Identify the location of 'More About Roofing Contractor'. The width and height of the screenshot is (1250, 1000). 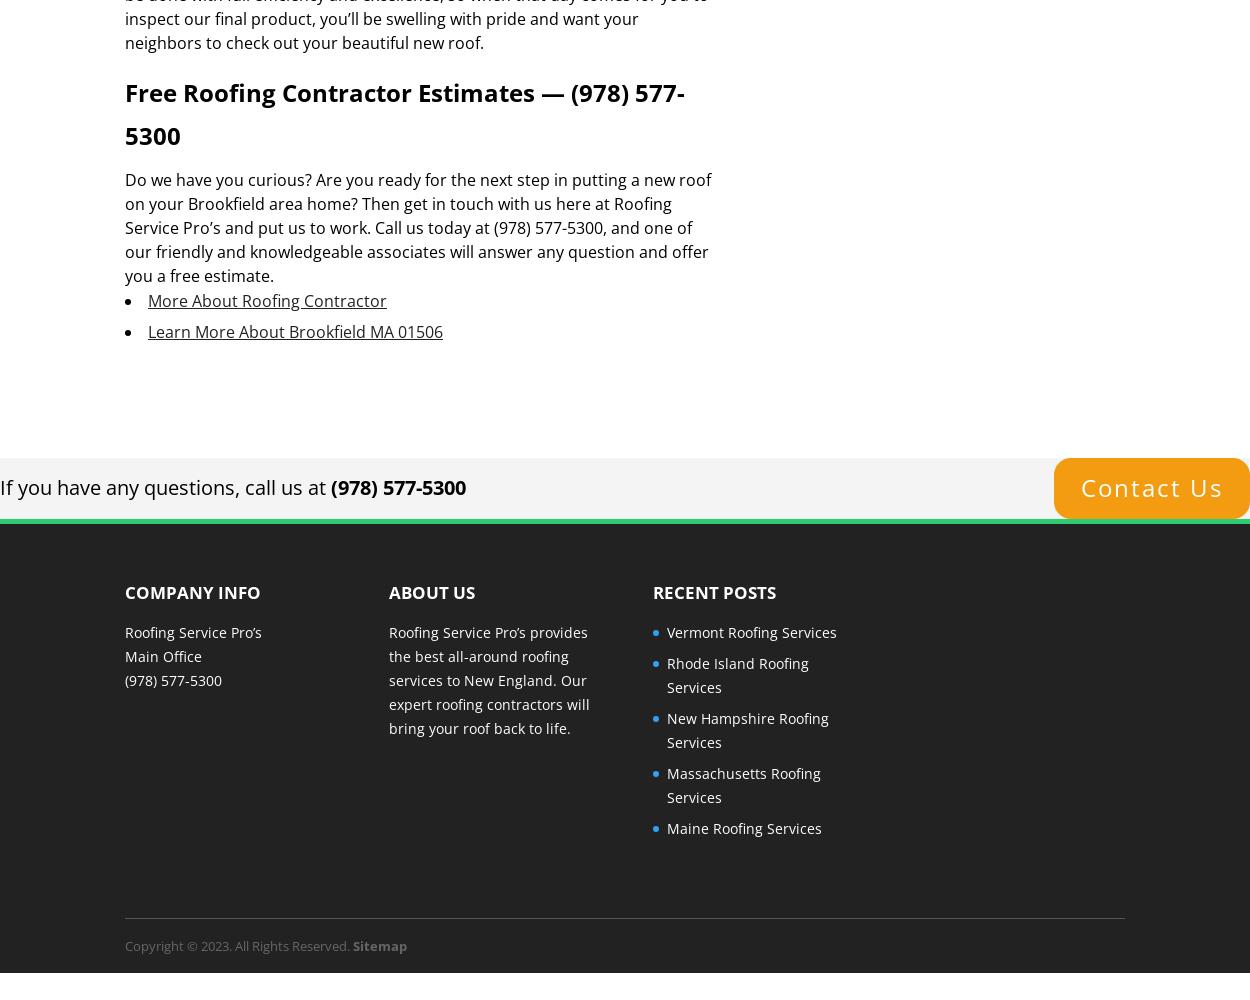
(267, 300).